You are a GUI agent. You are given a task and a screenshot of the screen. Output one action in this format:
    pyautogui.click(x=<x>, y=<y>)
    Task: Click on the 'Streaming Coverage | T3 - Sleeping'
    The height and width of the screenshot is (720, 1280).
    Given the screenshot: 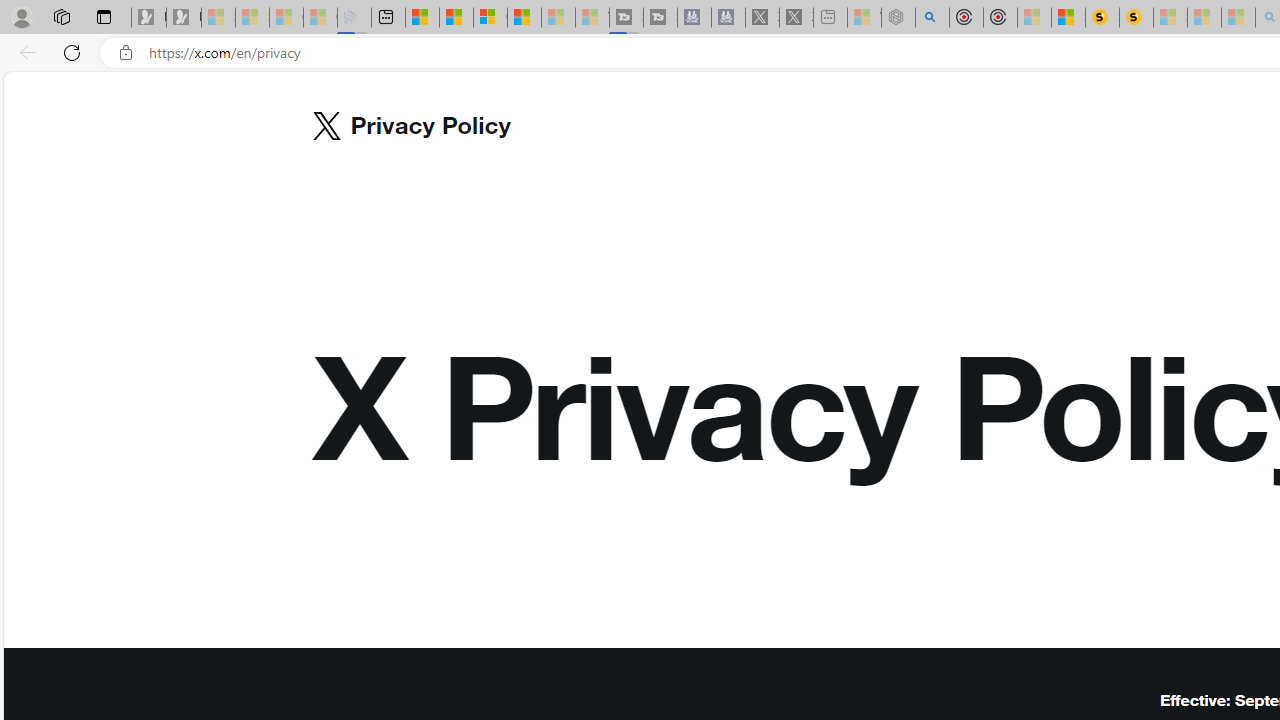 What is the action you would take?
    pyautogui.click(x=625, y=17)
    